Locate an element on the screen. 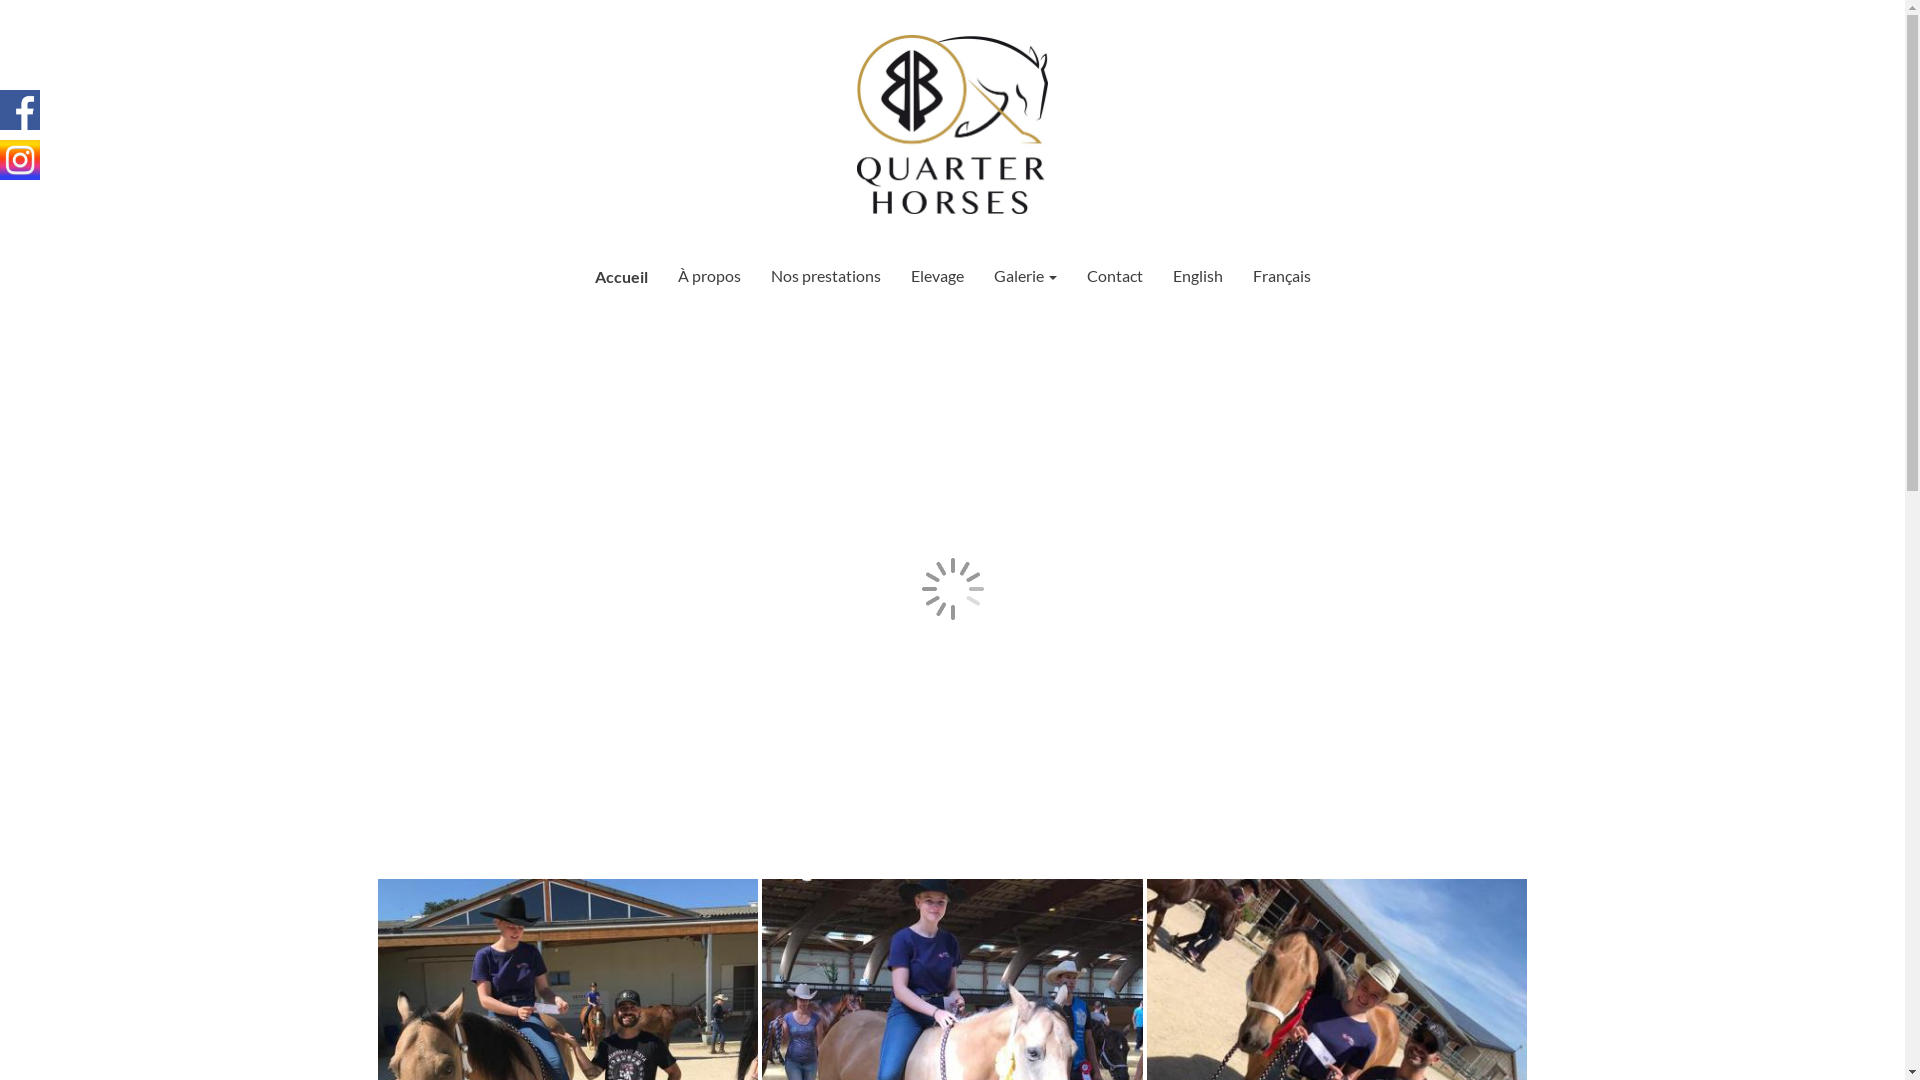 Image resolution: width=1920 pixels, height=1080 pixels. 'Elevage' is located at coordinates (895, 276).